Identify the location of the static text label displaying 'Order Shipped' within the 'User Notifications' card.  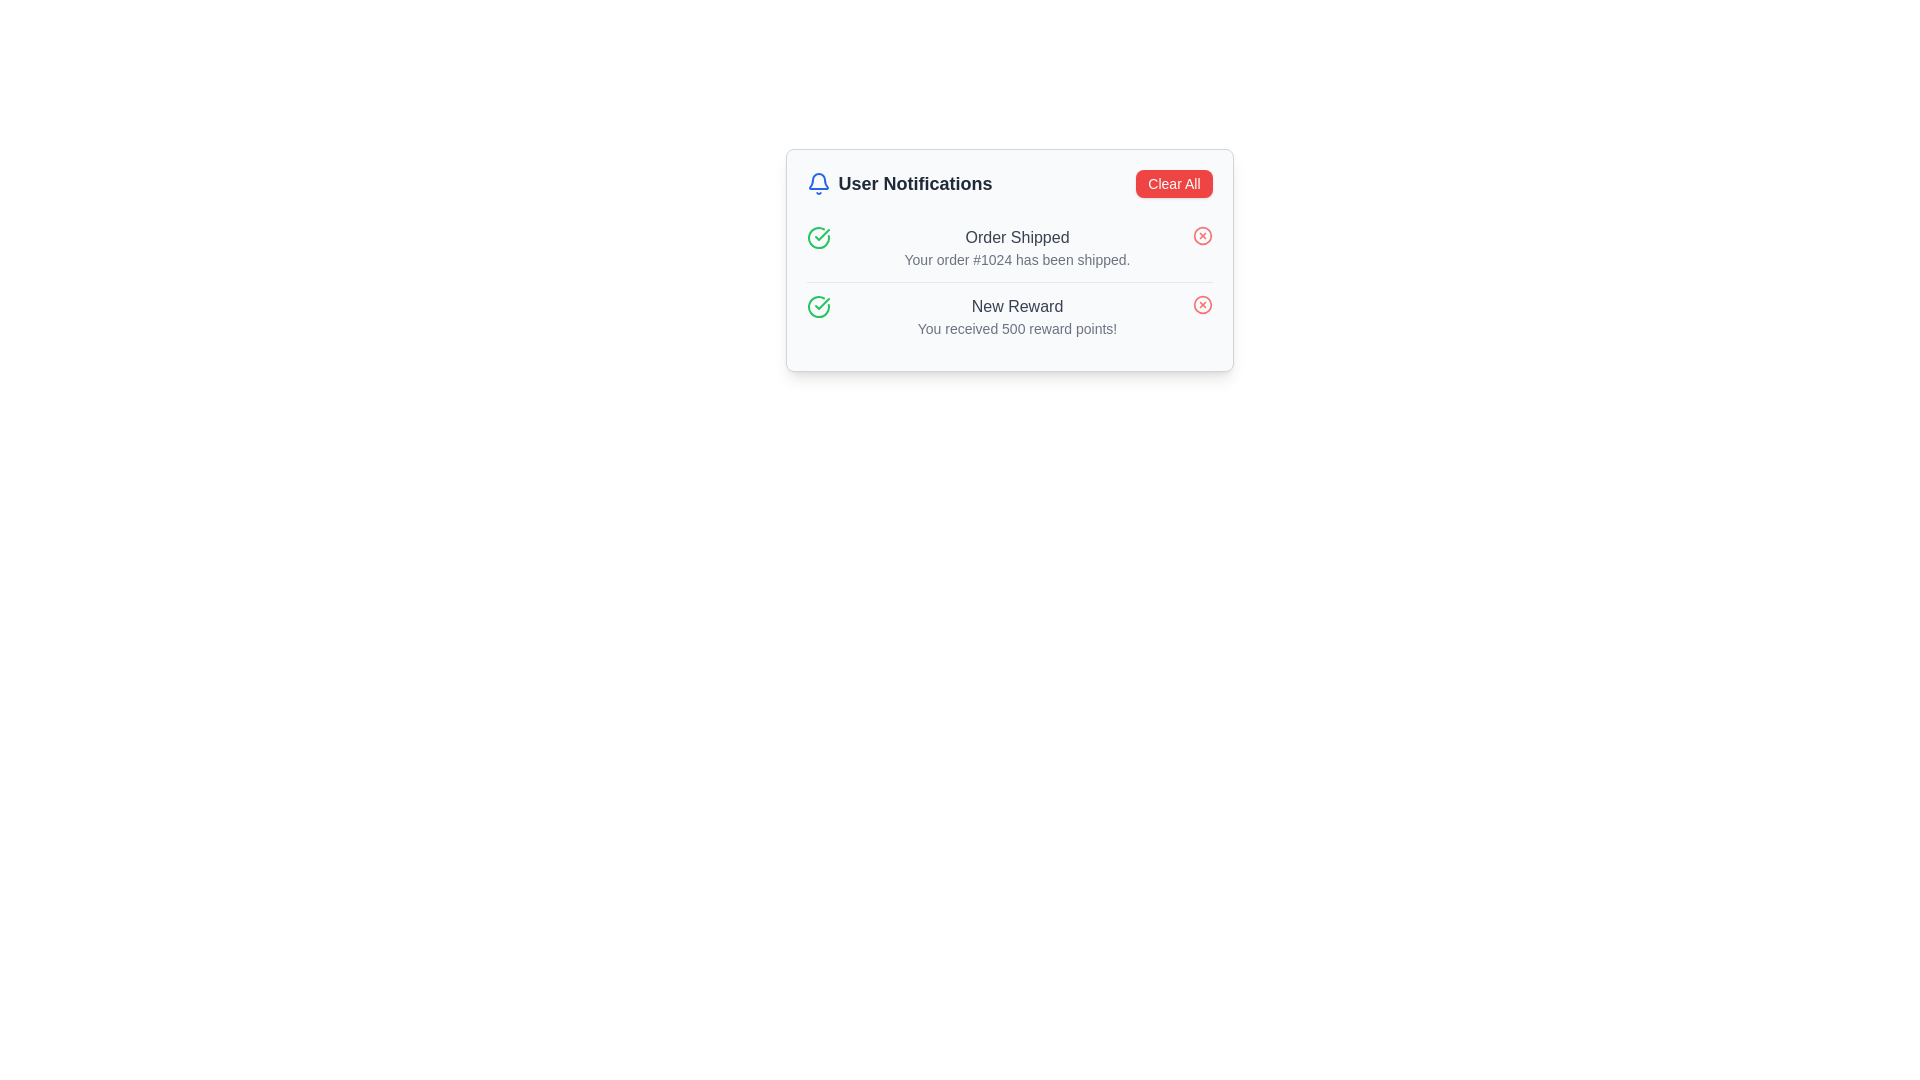
(1017, 237).